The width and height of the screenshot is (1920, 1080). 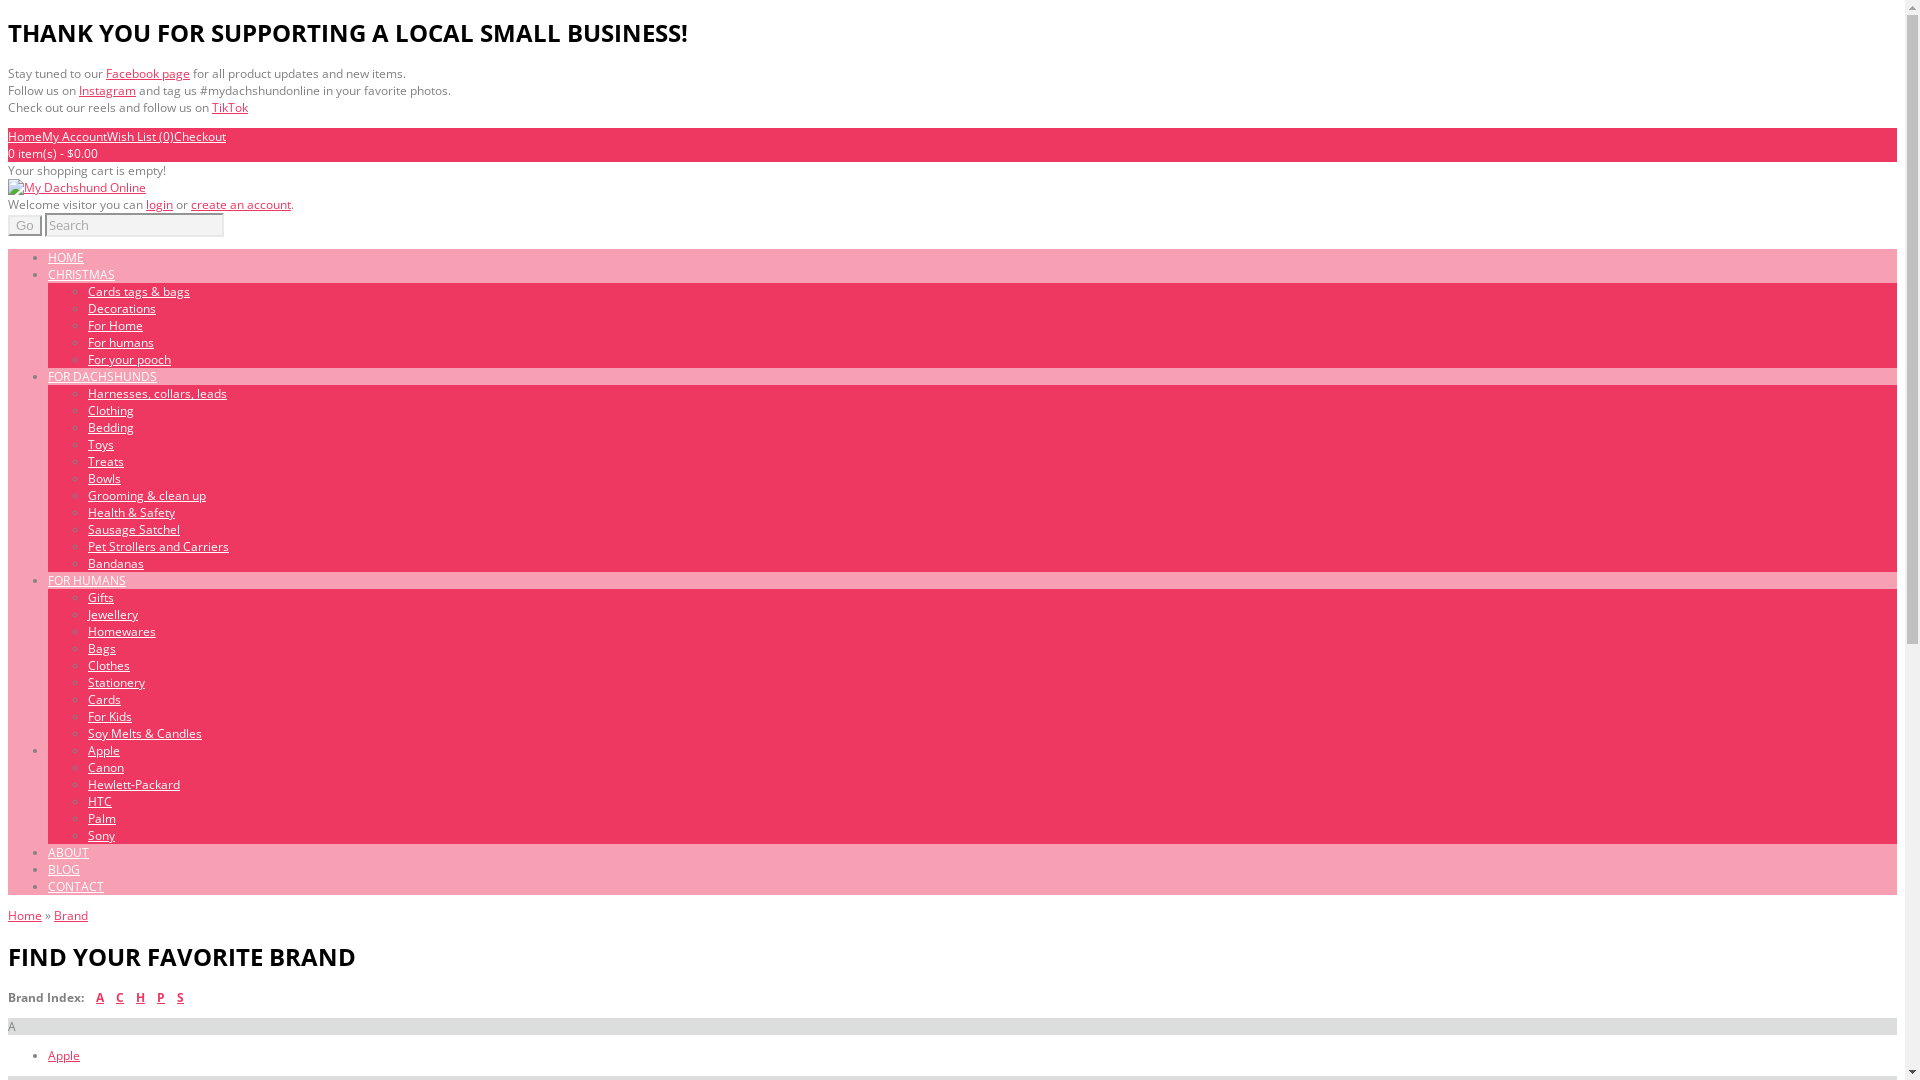 What do you see at coordinates (133, 528) in the screenshot?
I see `'Sausage Satchel'` at bounding box center [133, 528].